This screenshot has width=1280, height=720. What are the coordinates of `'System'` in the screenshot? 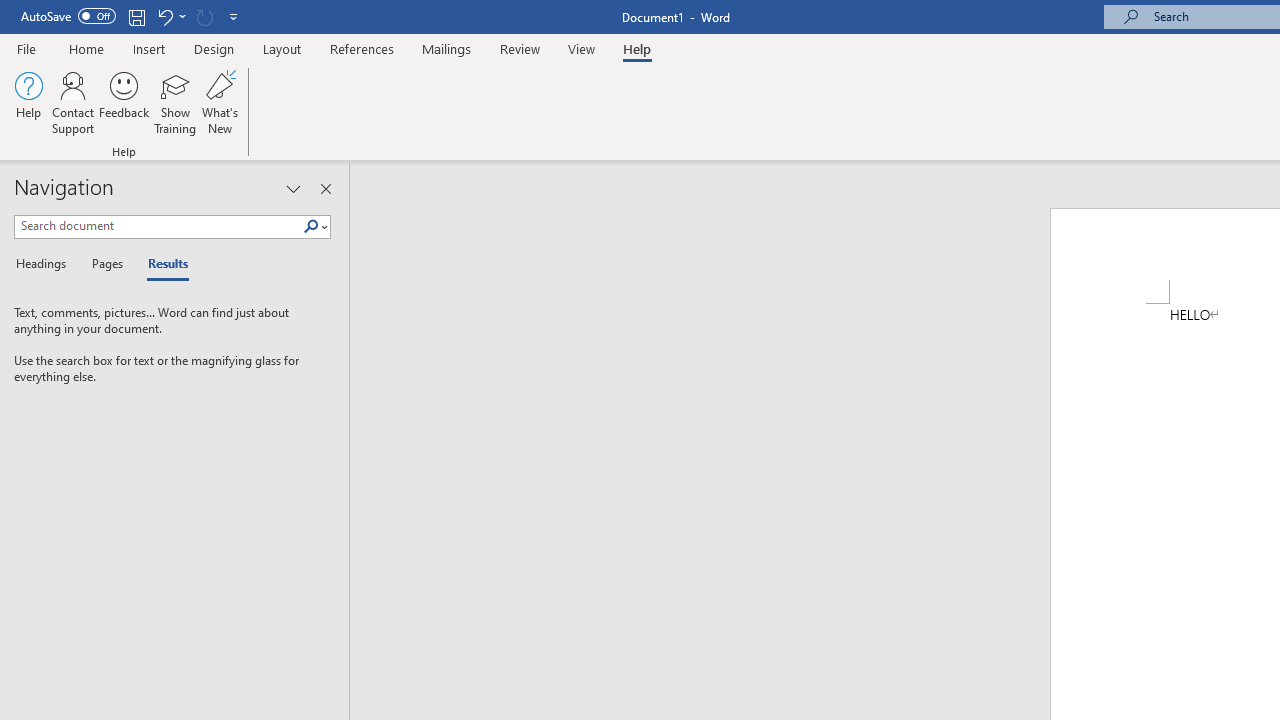 It's located at (10, 11).